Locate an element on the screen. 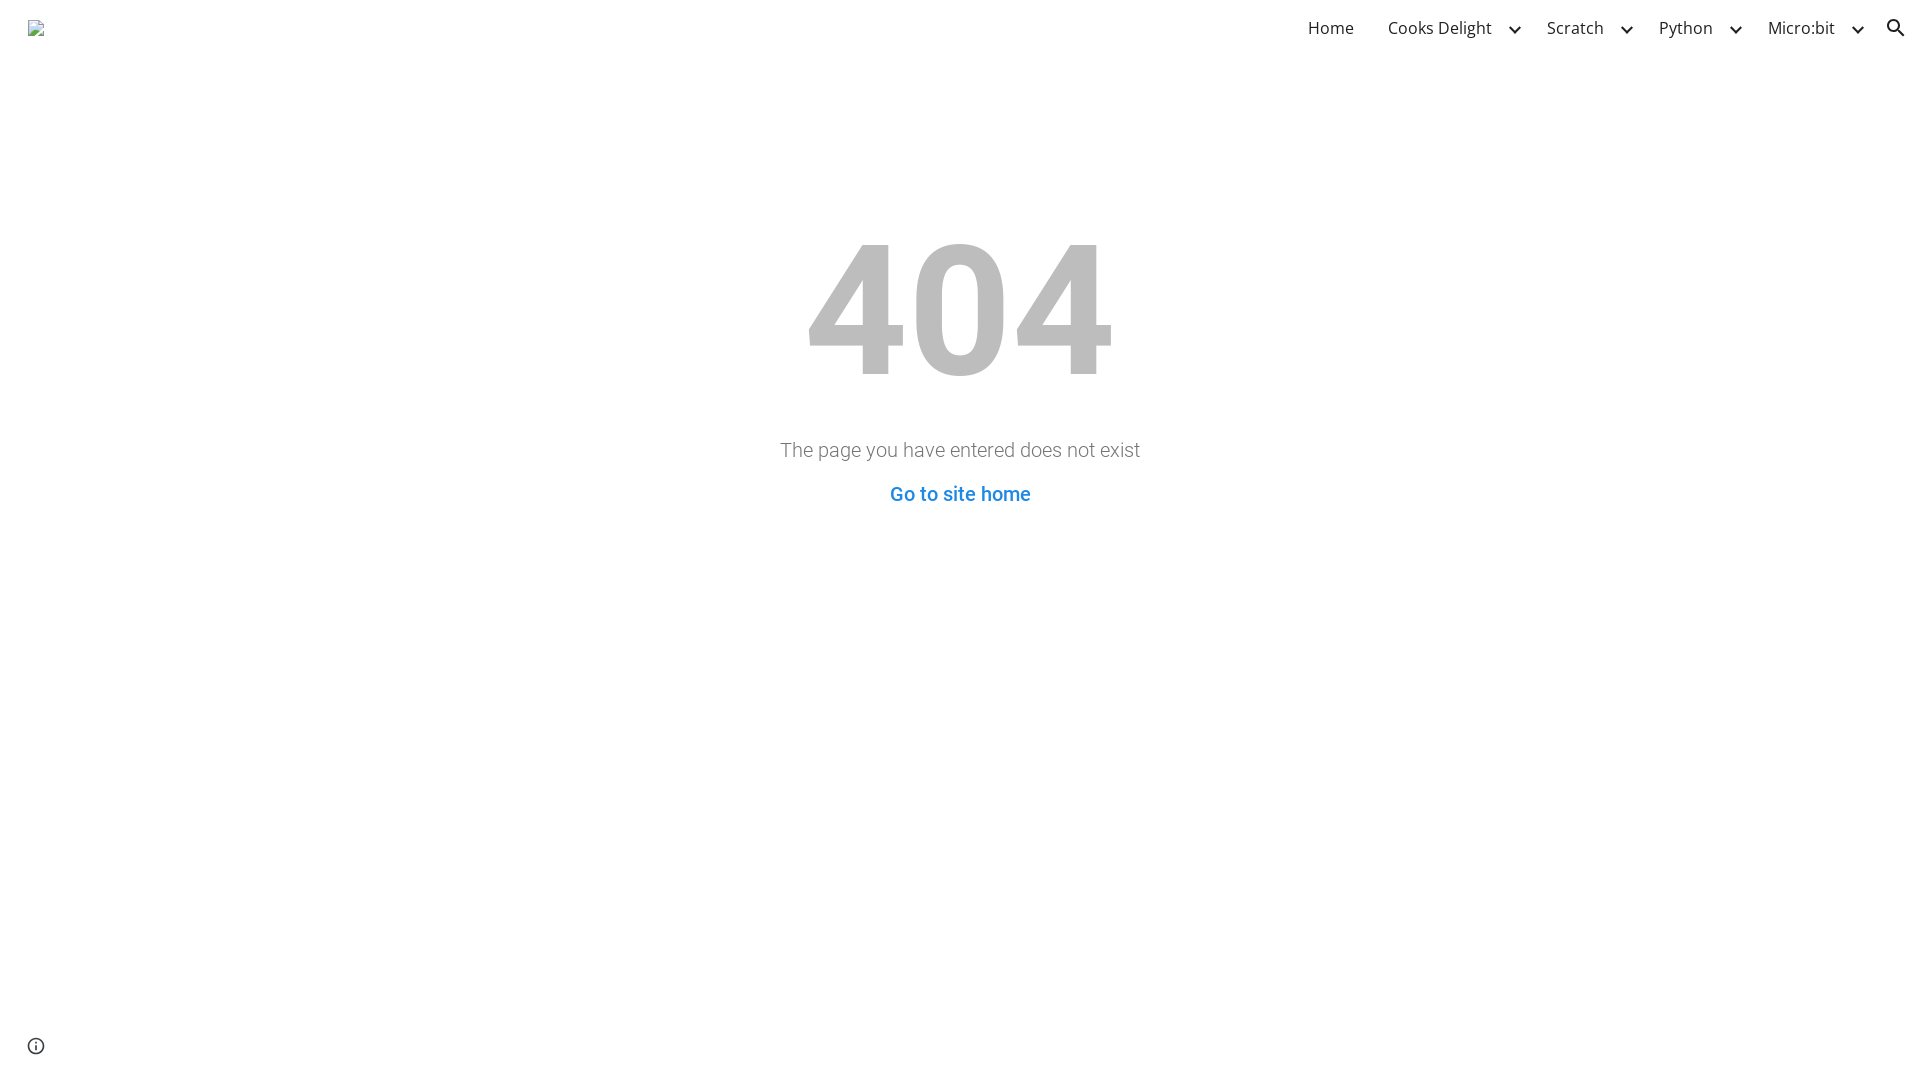 Image resolution: width=1920 pixels, height=1080 pixels. 'Expand/Collapse' is located at coordinates (1626, 27).